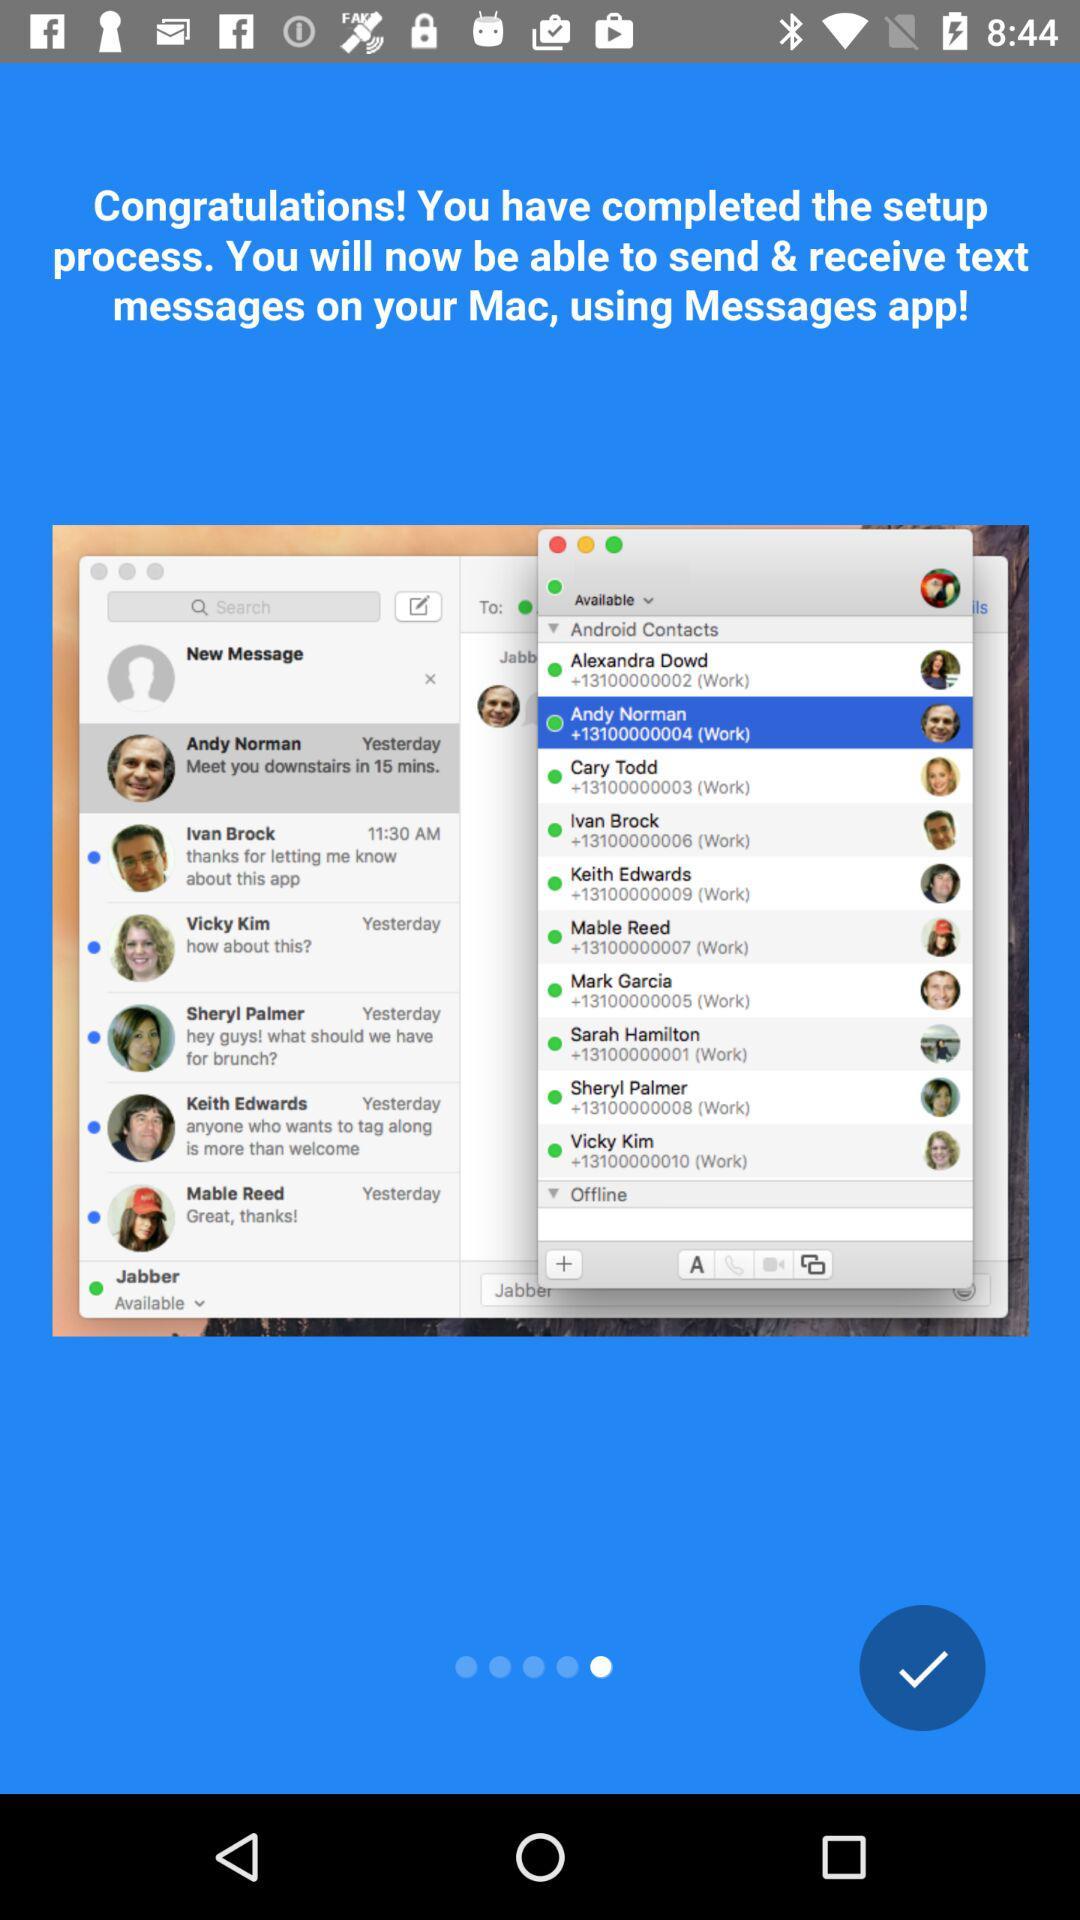 This screenshot has width=1080, height=1920. What do you see at coordinates (922, 1667) in the screenshot?
I see `ok` at bounding box center [922, 1667].